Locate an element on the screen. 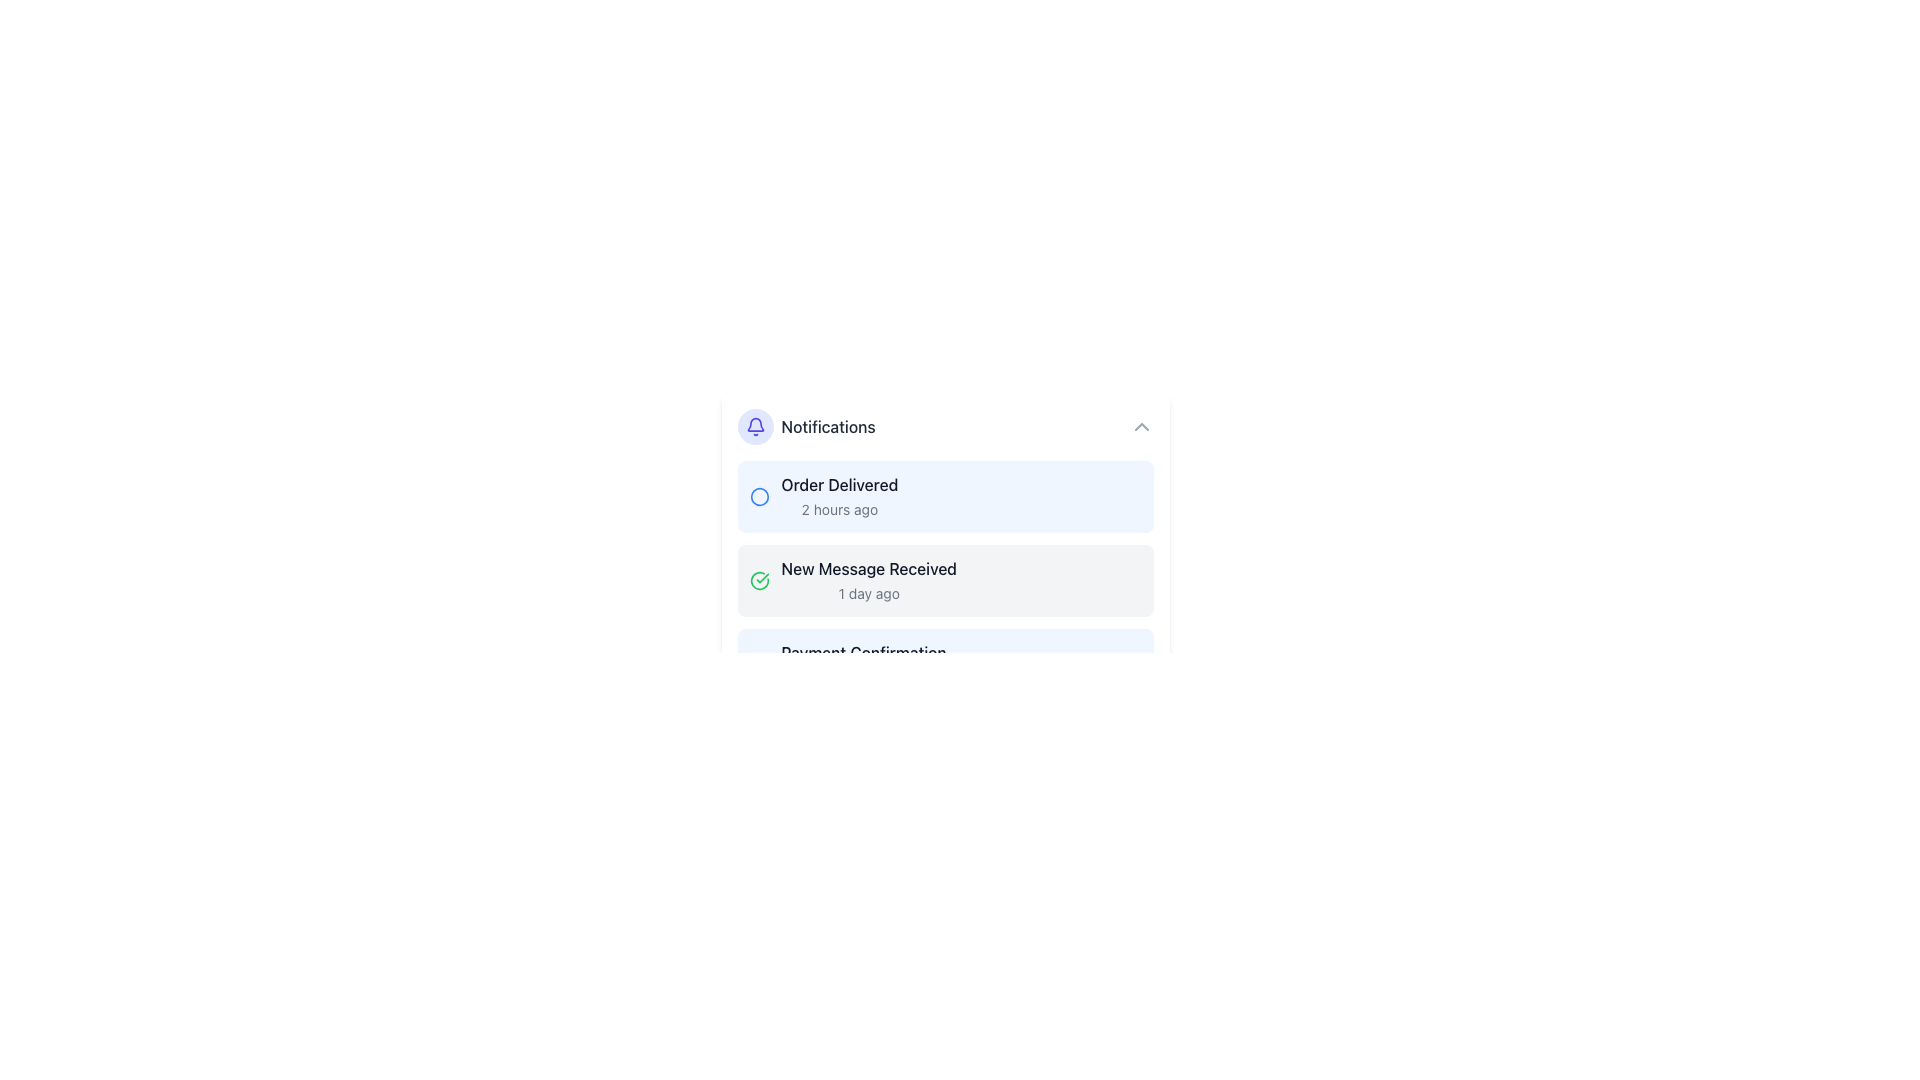 The image size is (1920, 1080). the 'Notifications' label with a purple bell icon is located at coordinates (806, 426).